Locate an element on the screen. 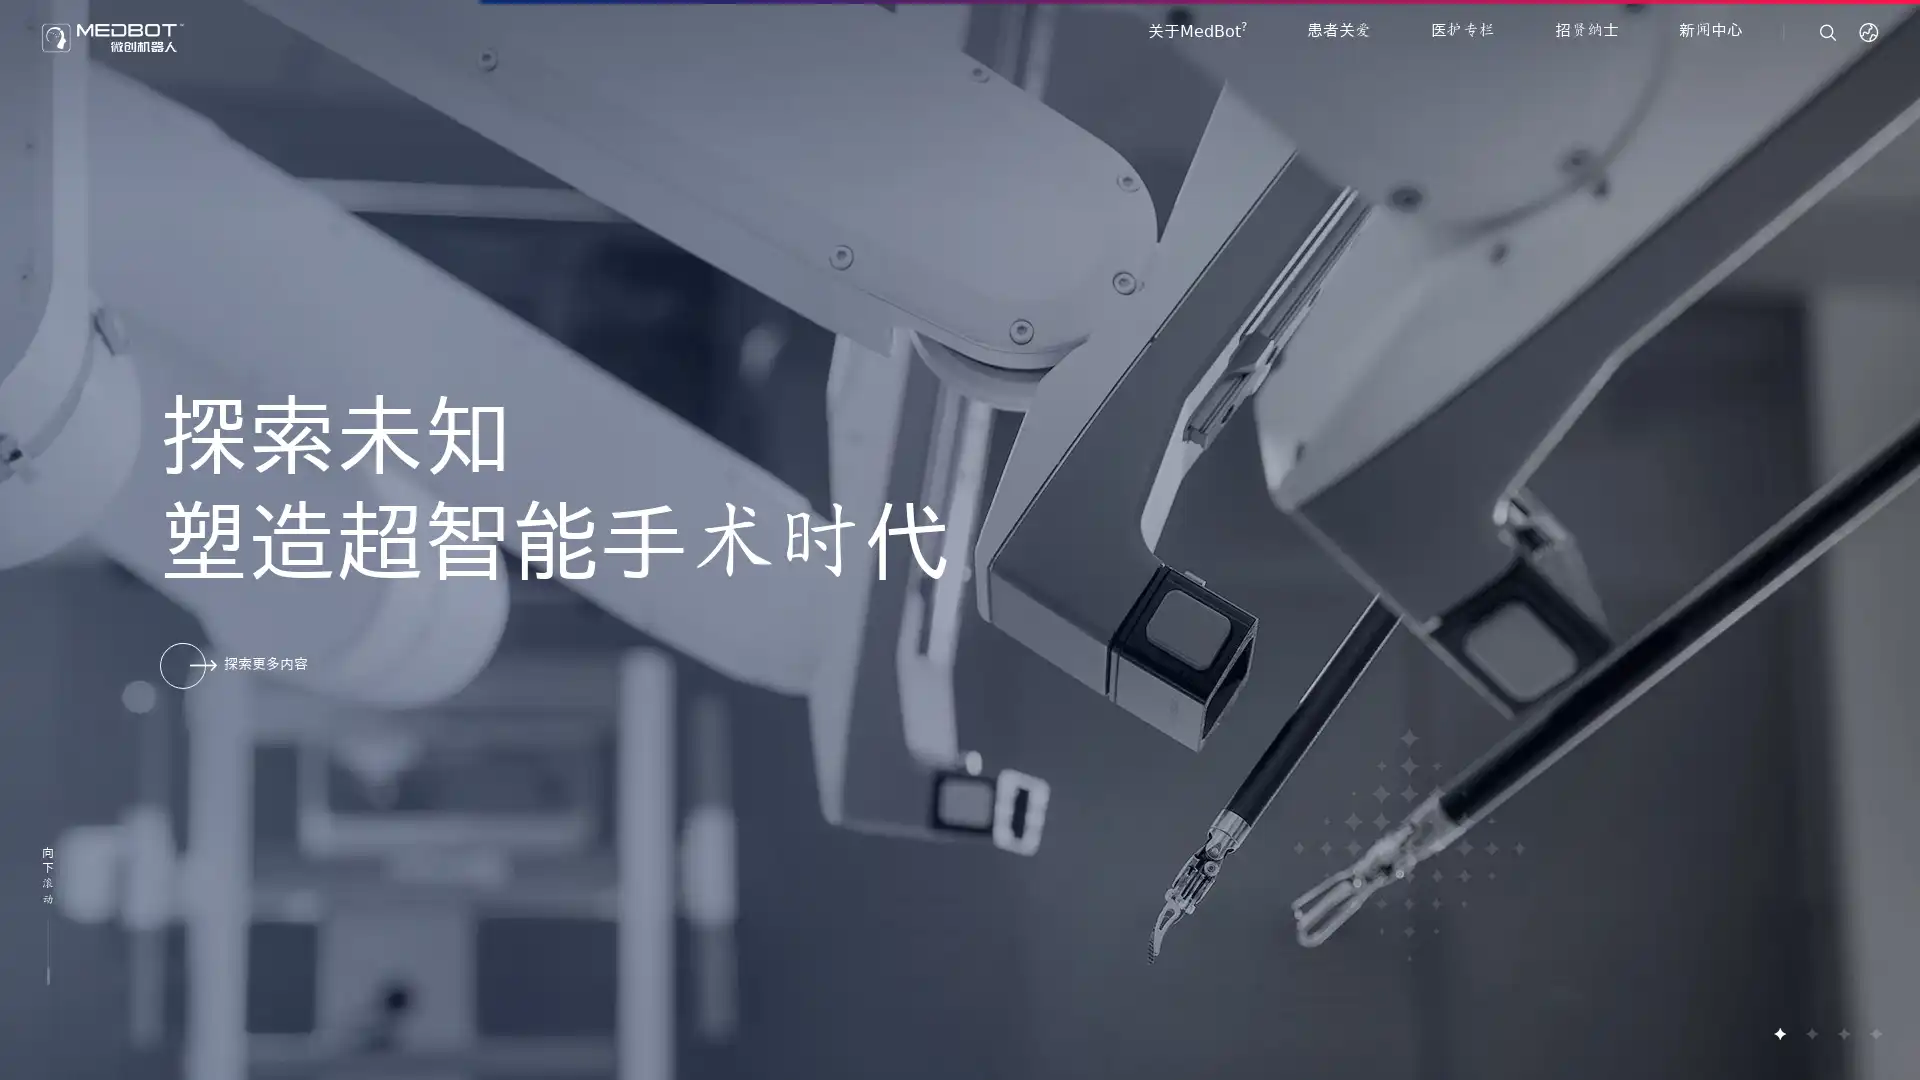  Go to slide 4 is located at coordinates (1874, 1033).